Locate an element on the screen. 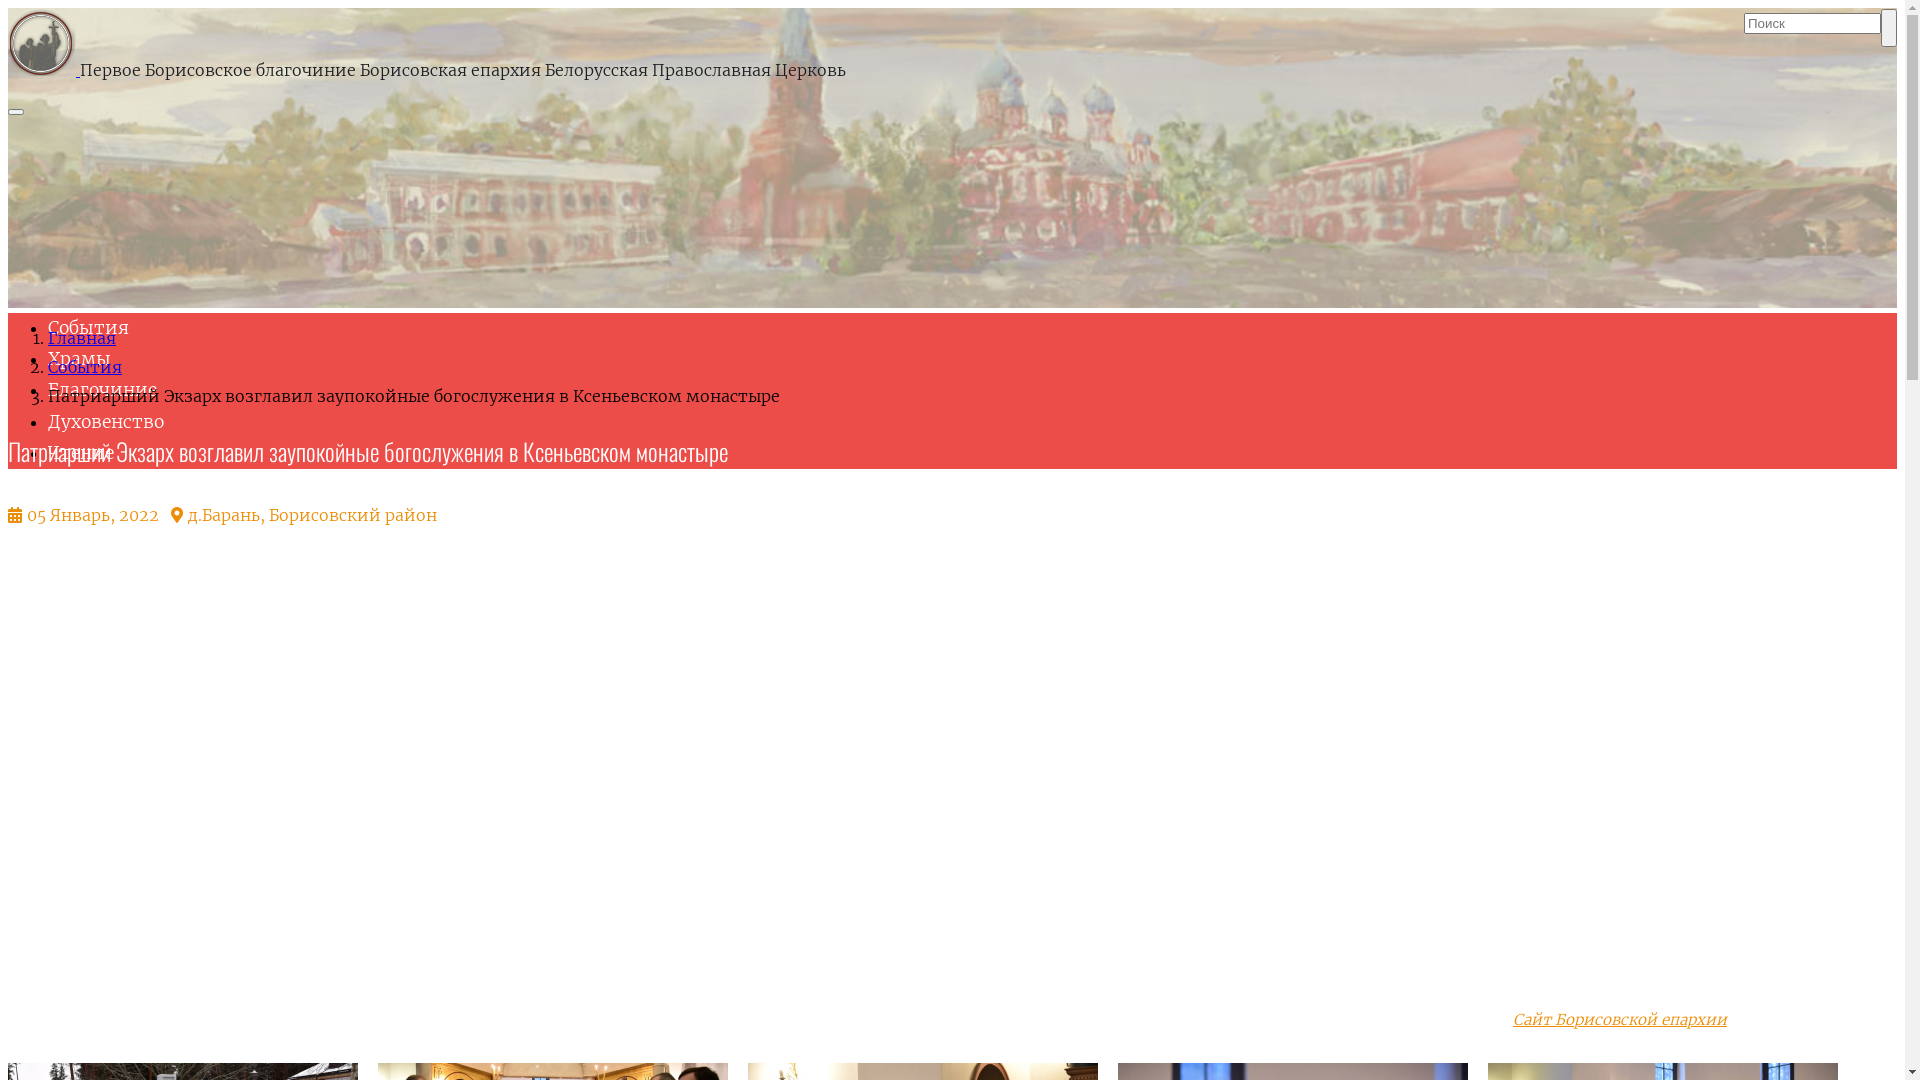  'Toggle navigation' is located at coordinates (15, 111).